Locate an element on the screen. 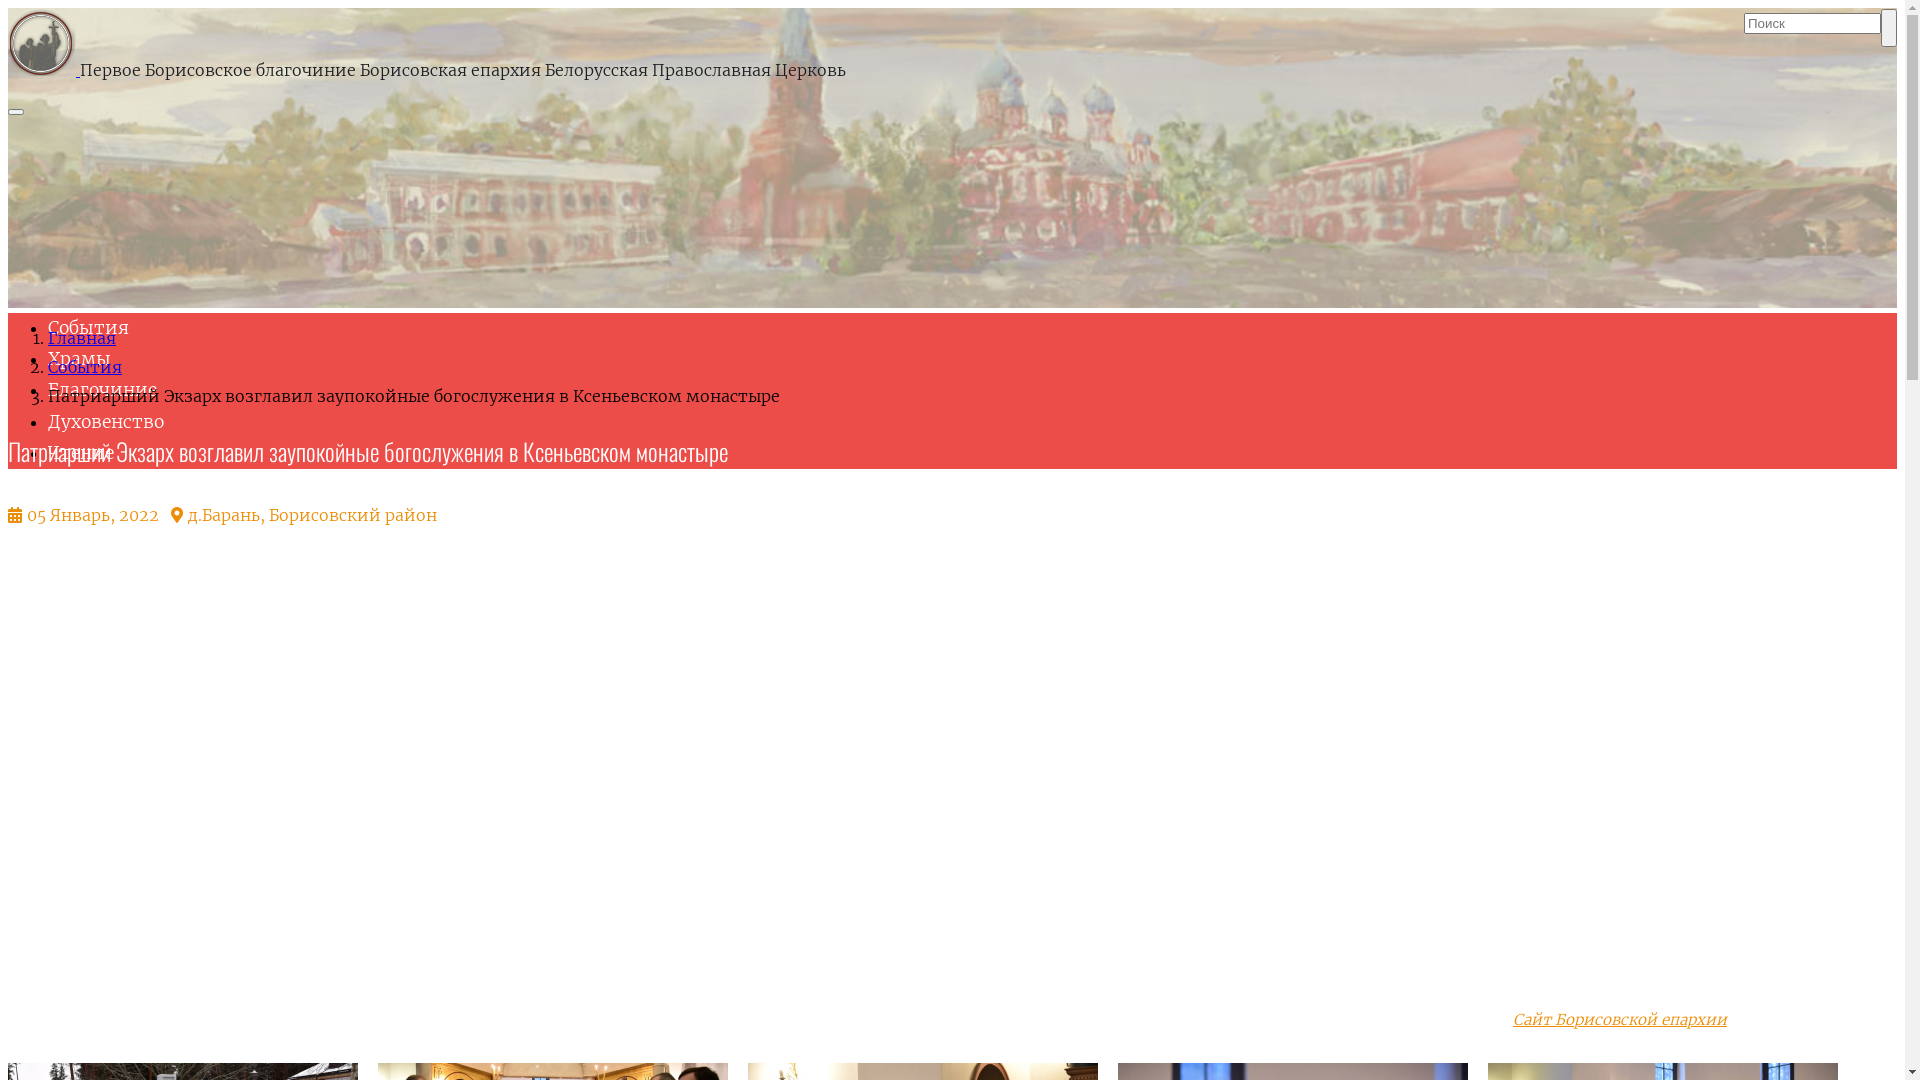  'Toggle navigation' is located at coordinates (15, 111).